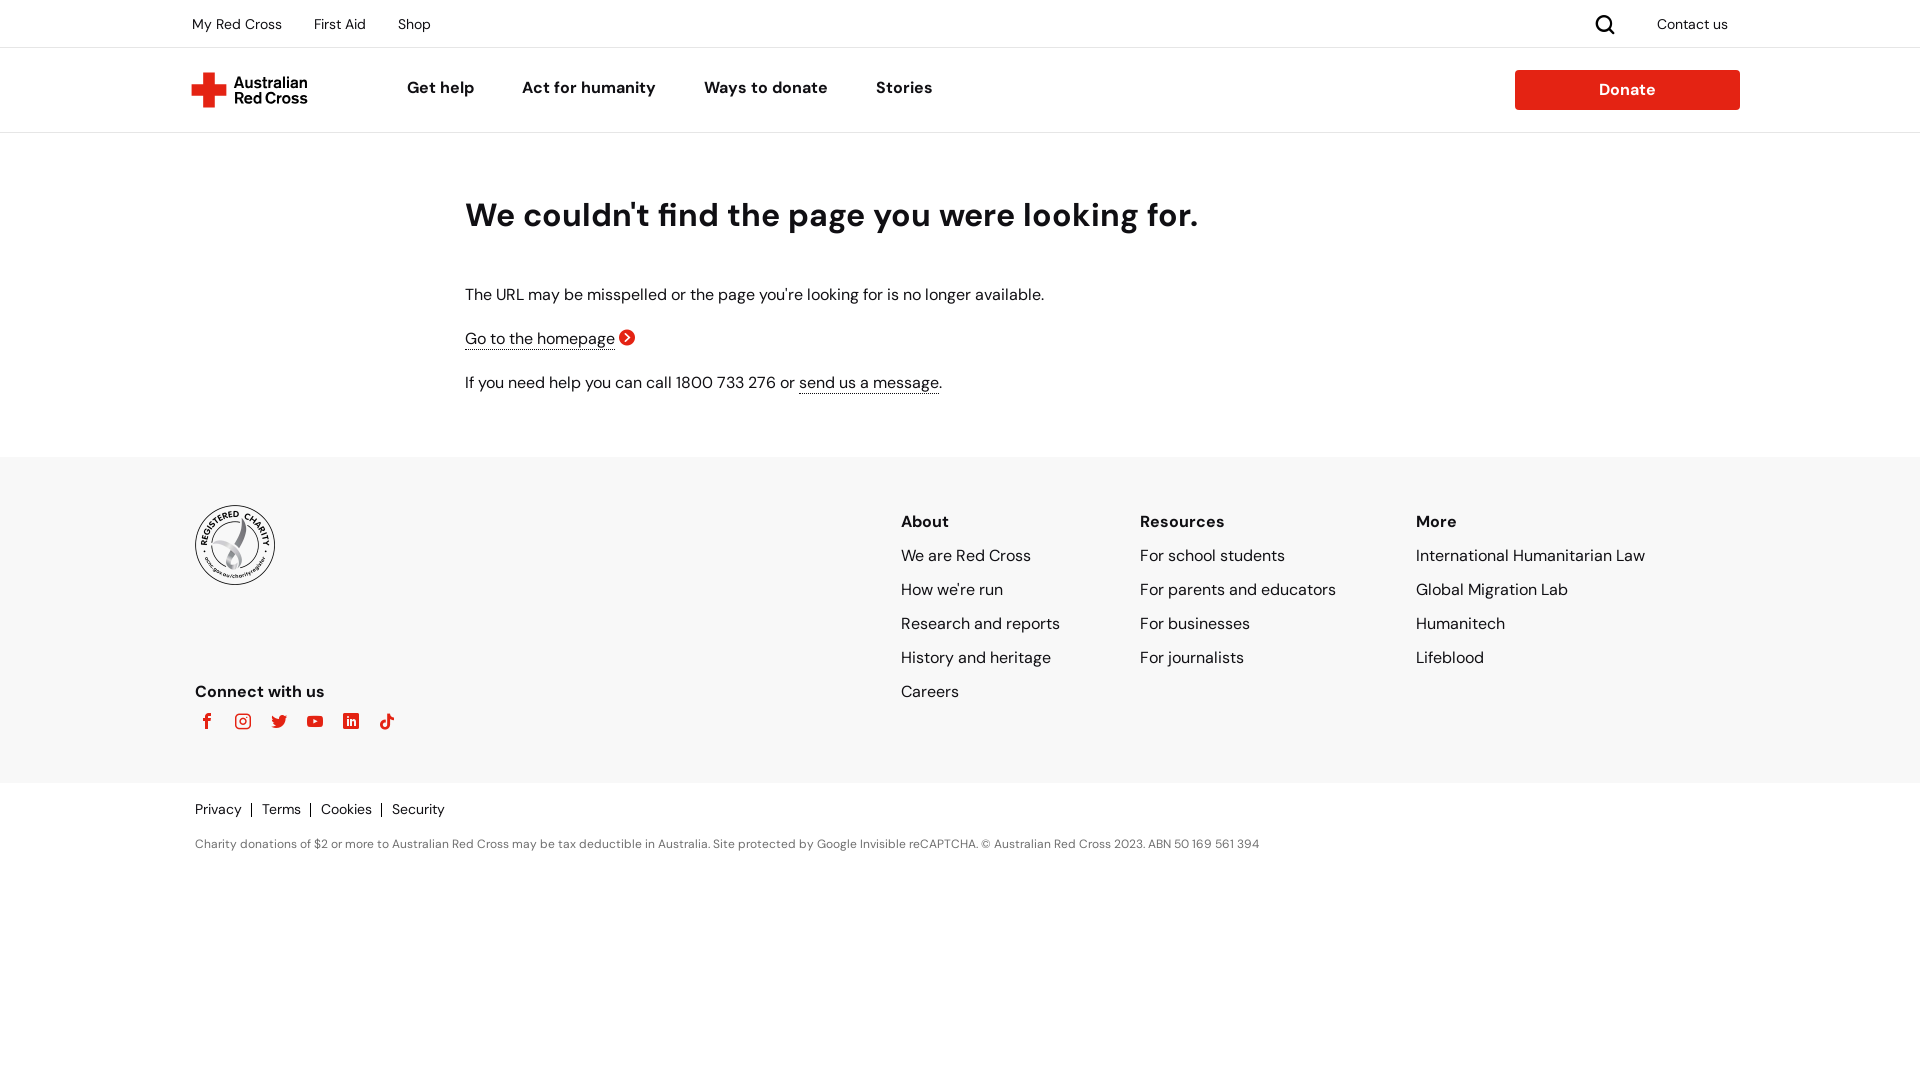 This screenshot has height=1080, width=1920. Describe the element at coordinates (380, 722) in the screenshot. I see `'tiktok'` at that location.